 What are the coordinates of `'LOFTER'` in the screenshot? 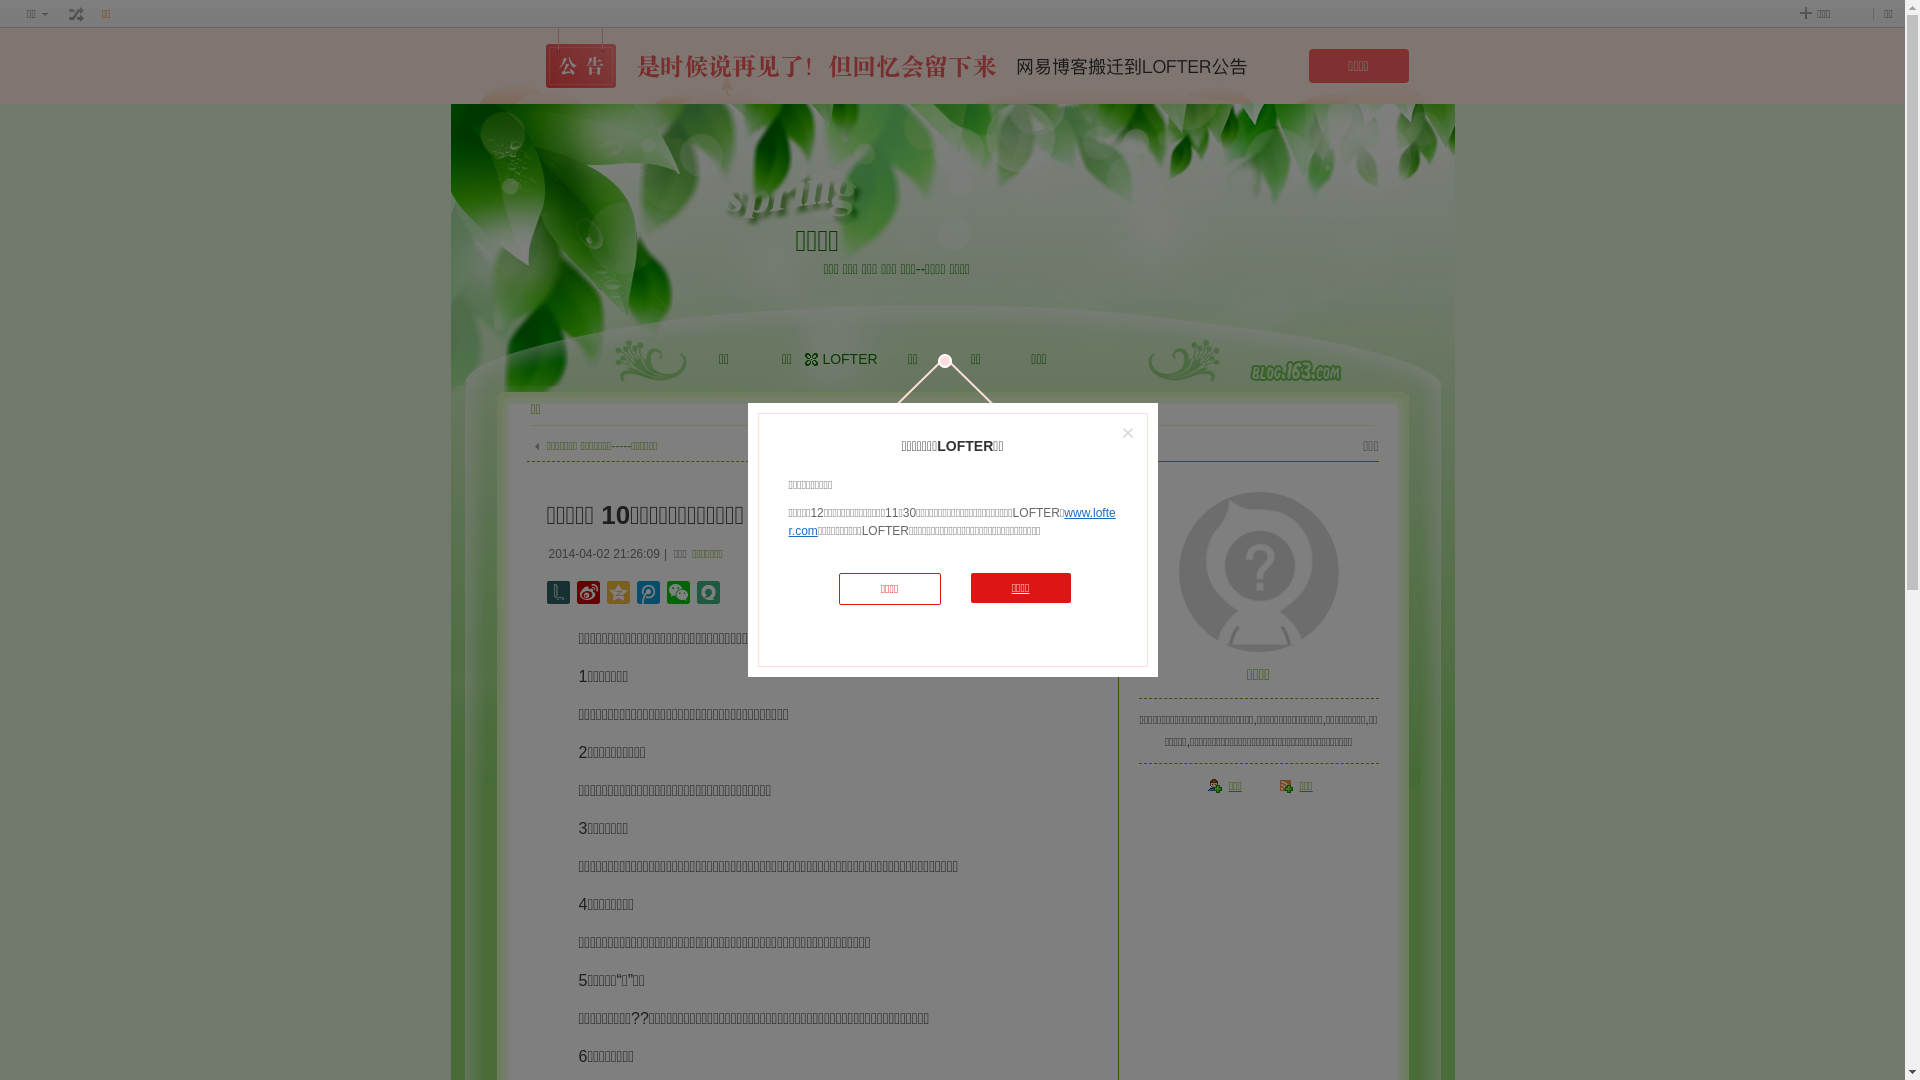 It's located at (849, 357).